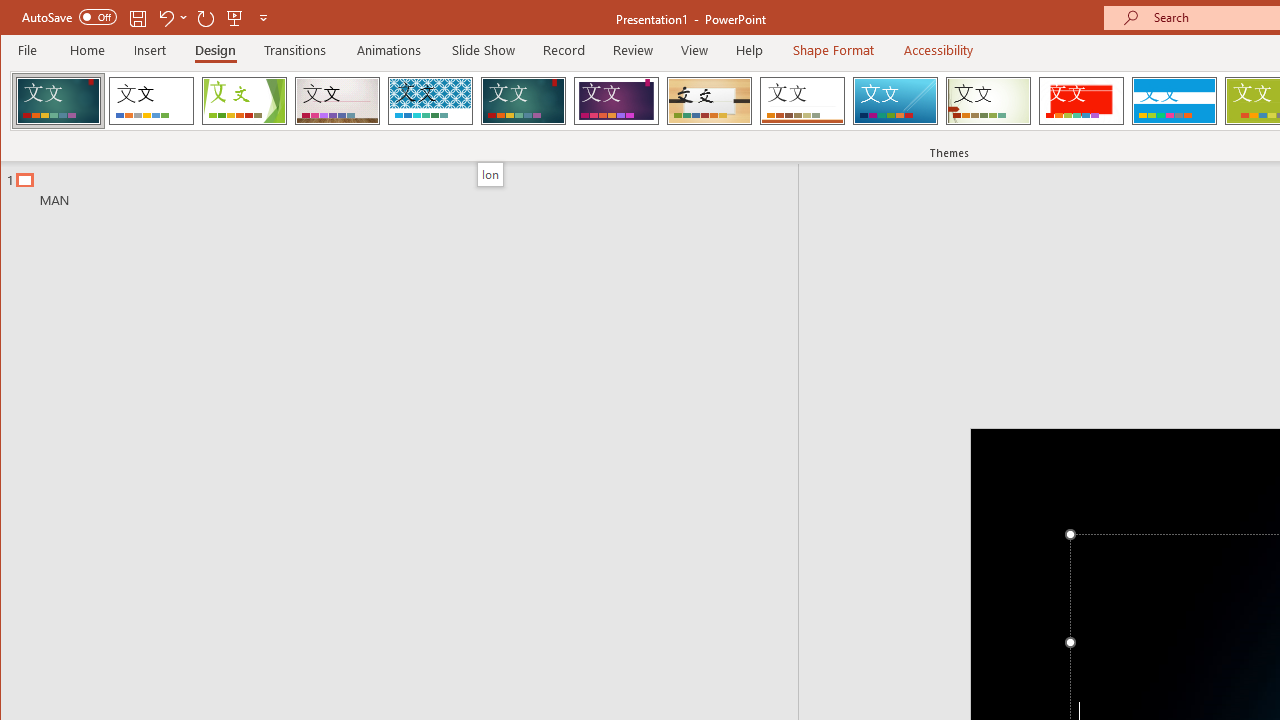 This screenshot has width=1280, height=720. Describe the element at coordinates (137, 17) in the screenshot. I see `'Save'` at that location.